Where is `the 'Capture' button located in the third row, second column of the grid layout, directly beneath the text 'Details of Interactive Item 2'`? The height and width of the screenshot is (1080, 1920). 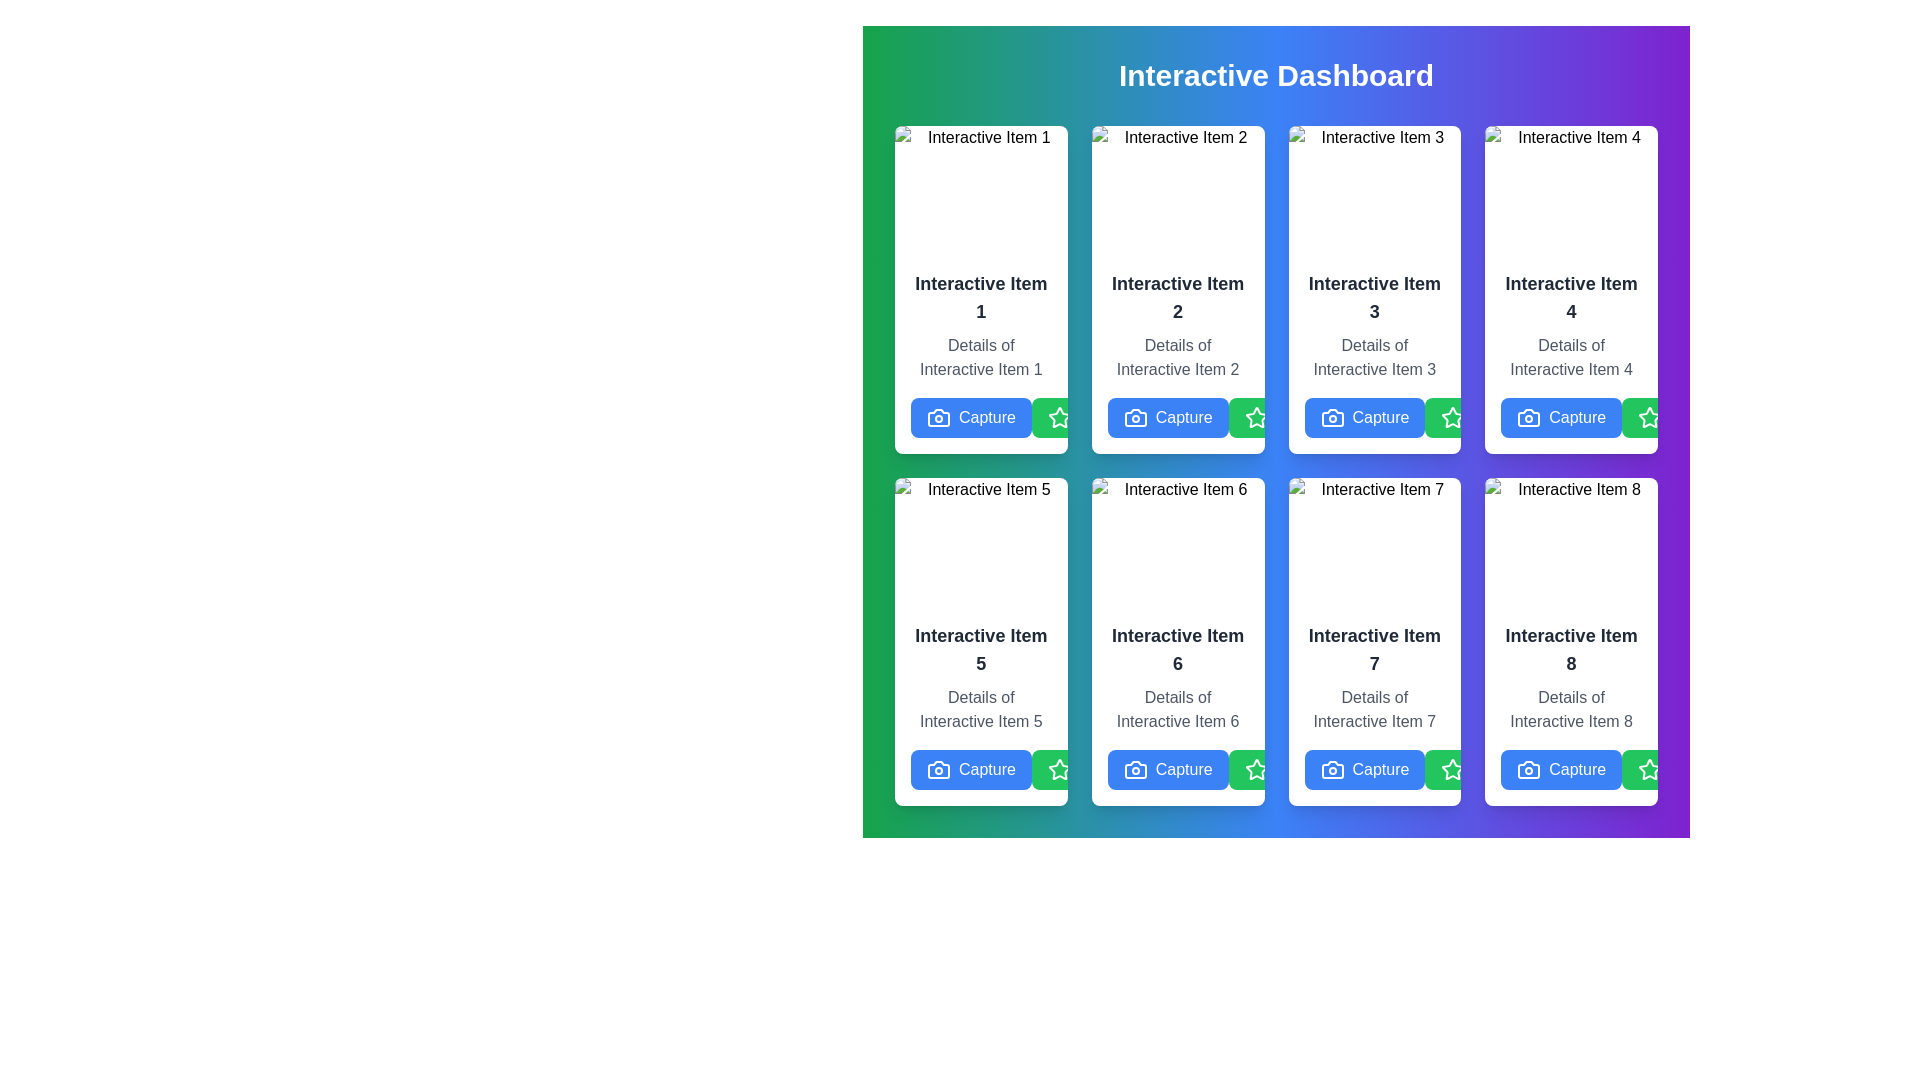
the 'Capture' button located in the third row, second column of the grid layout, directly beneath the text 'Details of Interactive Item 2' is located at coordinates (1178, 416).